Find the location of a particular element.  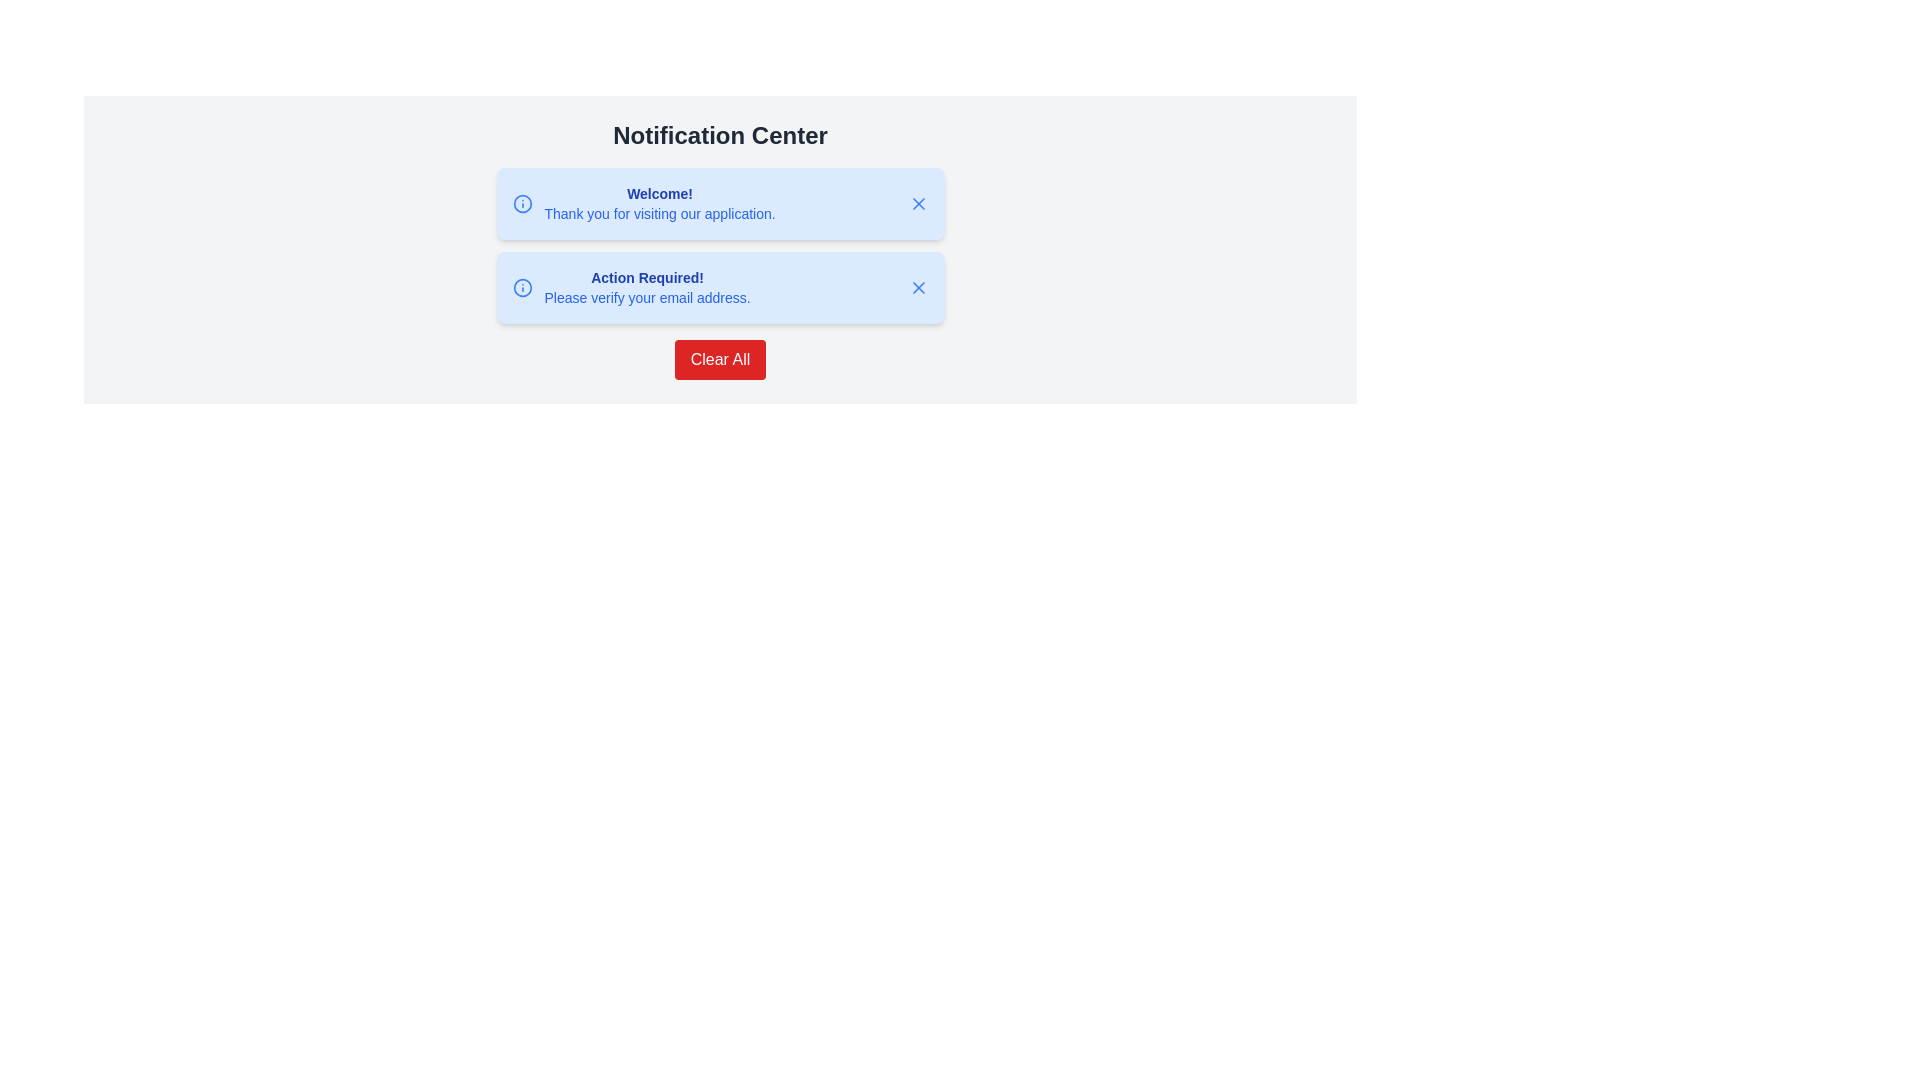

instruction displayed in the text label that says 'Please verify your email address.' which is styled in smaller blue font and positioned below the heading 'Action Required!' in the second notification card of the 'Notification Center' is located at coordinates (647, 297).